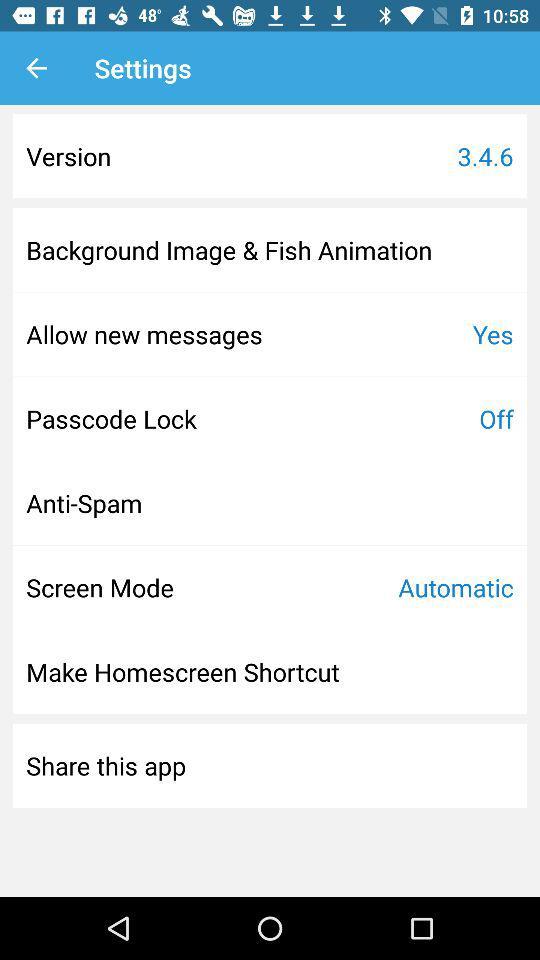 The image size is (540, 960). Describe the element at coordinates (111, 417) in the screenshot. I see `item below the allow new messages icon` at that location.